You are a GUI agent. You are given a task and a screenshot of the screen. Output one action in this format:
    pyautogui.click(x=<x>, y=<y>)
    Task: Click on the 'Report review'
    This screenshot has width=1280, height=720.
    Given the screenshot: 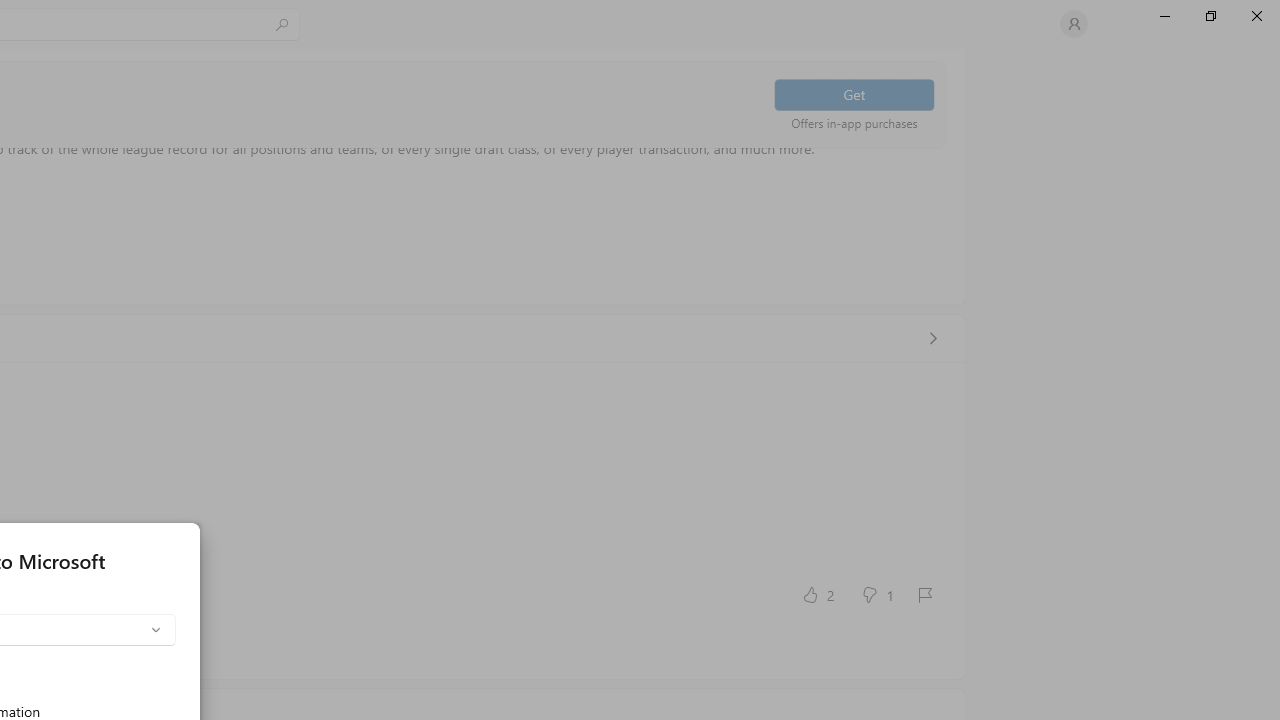 What is the action you would take?
    pyautogui.click(x=923, y=594)
    